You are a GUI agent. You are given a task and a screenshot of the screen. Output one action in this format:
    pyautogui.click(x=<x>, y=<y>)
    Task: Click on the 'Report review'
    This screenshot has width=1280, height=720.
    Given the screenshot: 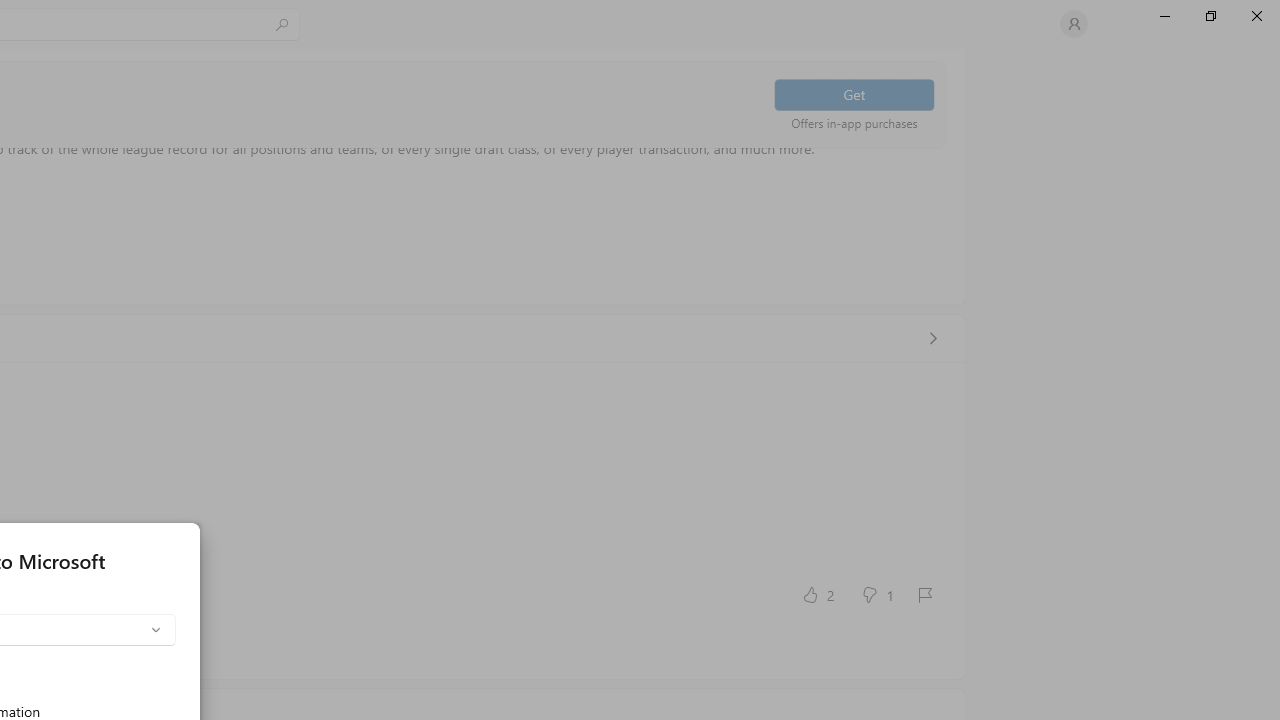 What is the action you would take?
    pyautogui.click(x=923, y=594)
    